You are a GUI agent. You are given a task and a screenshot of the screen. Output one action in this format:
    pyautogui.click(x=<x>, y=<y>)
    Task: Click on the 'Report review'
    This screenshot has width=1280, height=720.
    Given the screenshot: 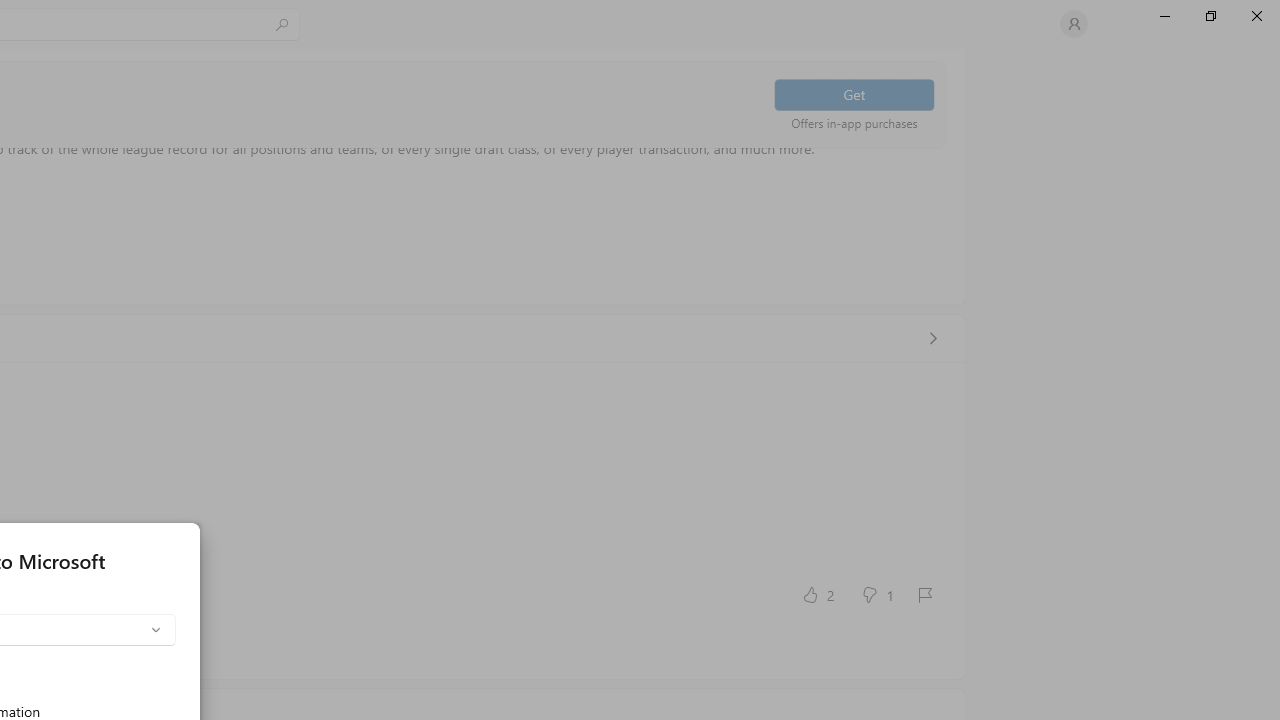 What is the action you would take?
    pyautogui.click(x=923, y=594)
    